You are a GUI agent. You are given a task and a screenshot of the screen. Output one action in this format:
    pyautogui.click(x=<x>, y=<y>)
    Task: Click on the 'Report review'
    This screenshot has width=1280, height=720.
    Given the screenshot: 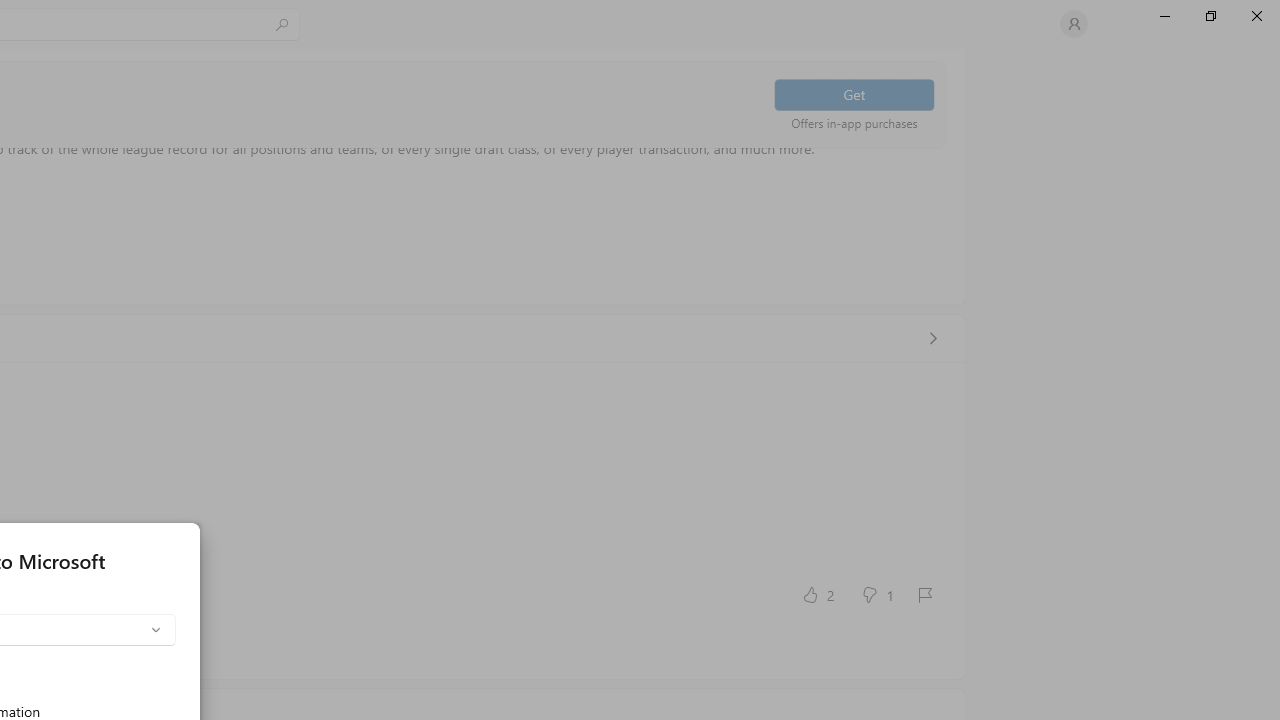 What is the action you would take?
    pyautogui.click(x=923, y=594)
    